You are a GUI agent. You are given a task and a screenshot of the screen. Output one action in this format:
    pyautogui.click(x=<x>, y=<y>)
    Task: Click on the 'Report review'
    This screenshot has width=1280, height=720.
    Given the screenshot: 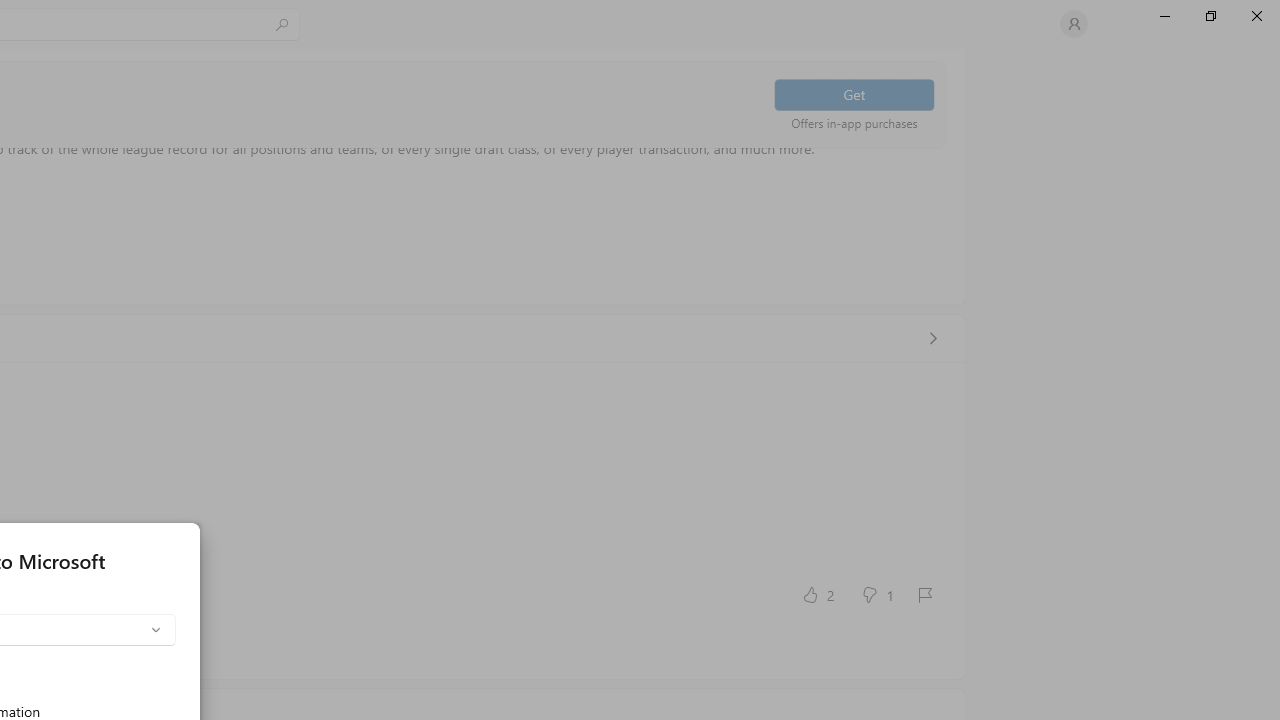 What is the action you would take?
    pyautogui.click(x=923, y=594)
    